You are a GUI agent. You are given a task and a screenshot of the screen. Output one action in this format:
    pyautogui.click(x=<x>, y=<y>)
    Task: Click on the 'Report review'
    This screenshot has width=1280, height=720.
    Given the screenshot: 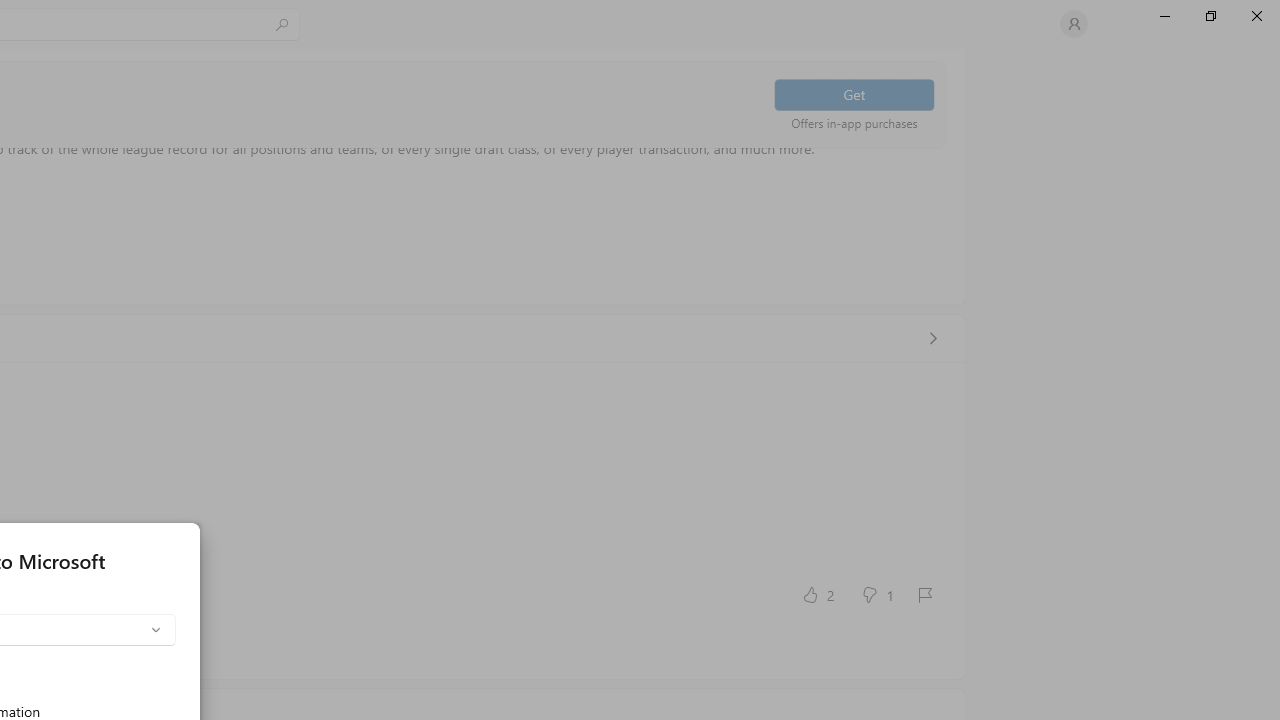 What is the action you would take?
    pyautogui.click(x=923, y=594)
    